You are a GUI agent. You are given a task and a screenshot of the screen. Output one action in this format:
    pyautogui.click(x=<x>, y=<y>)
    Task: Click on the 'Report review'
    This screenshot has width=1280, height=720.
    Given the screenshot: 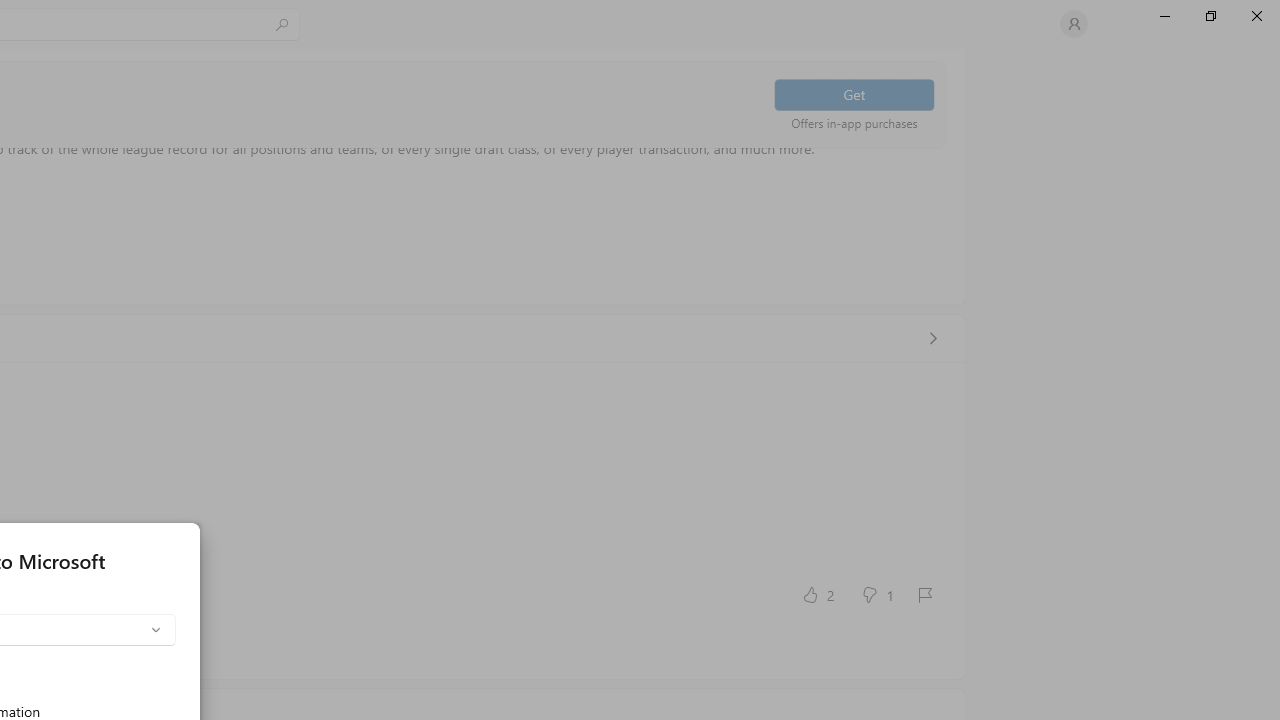 What is the action you would take?
    pyautogui.click(x=923, y=594)
    